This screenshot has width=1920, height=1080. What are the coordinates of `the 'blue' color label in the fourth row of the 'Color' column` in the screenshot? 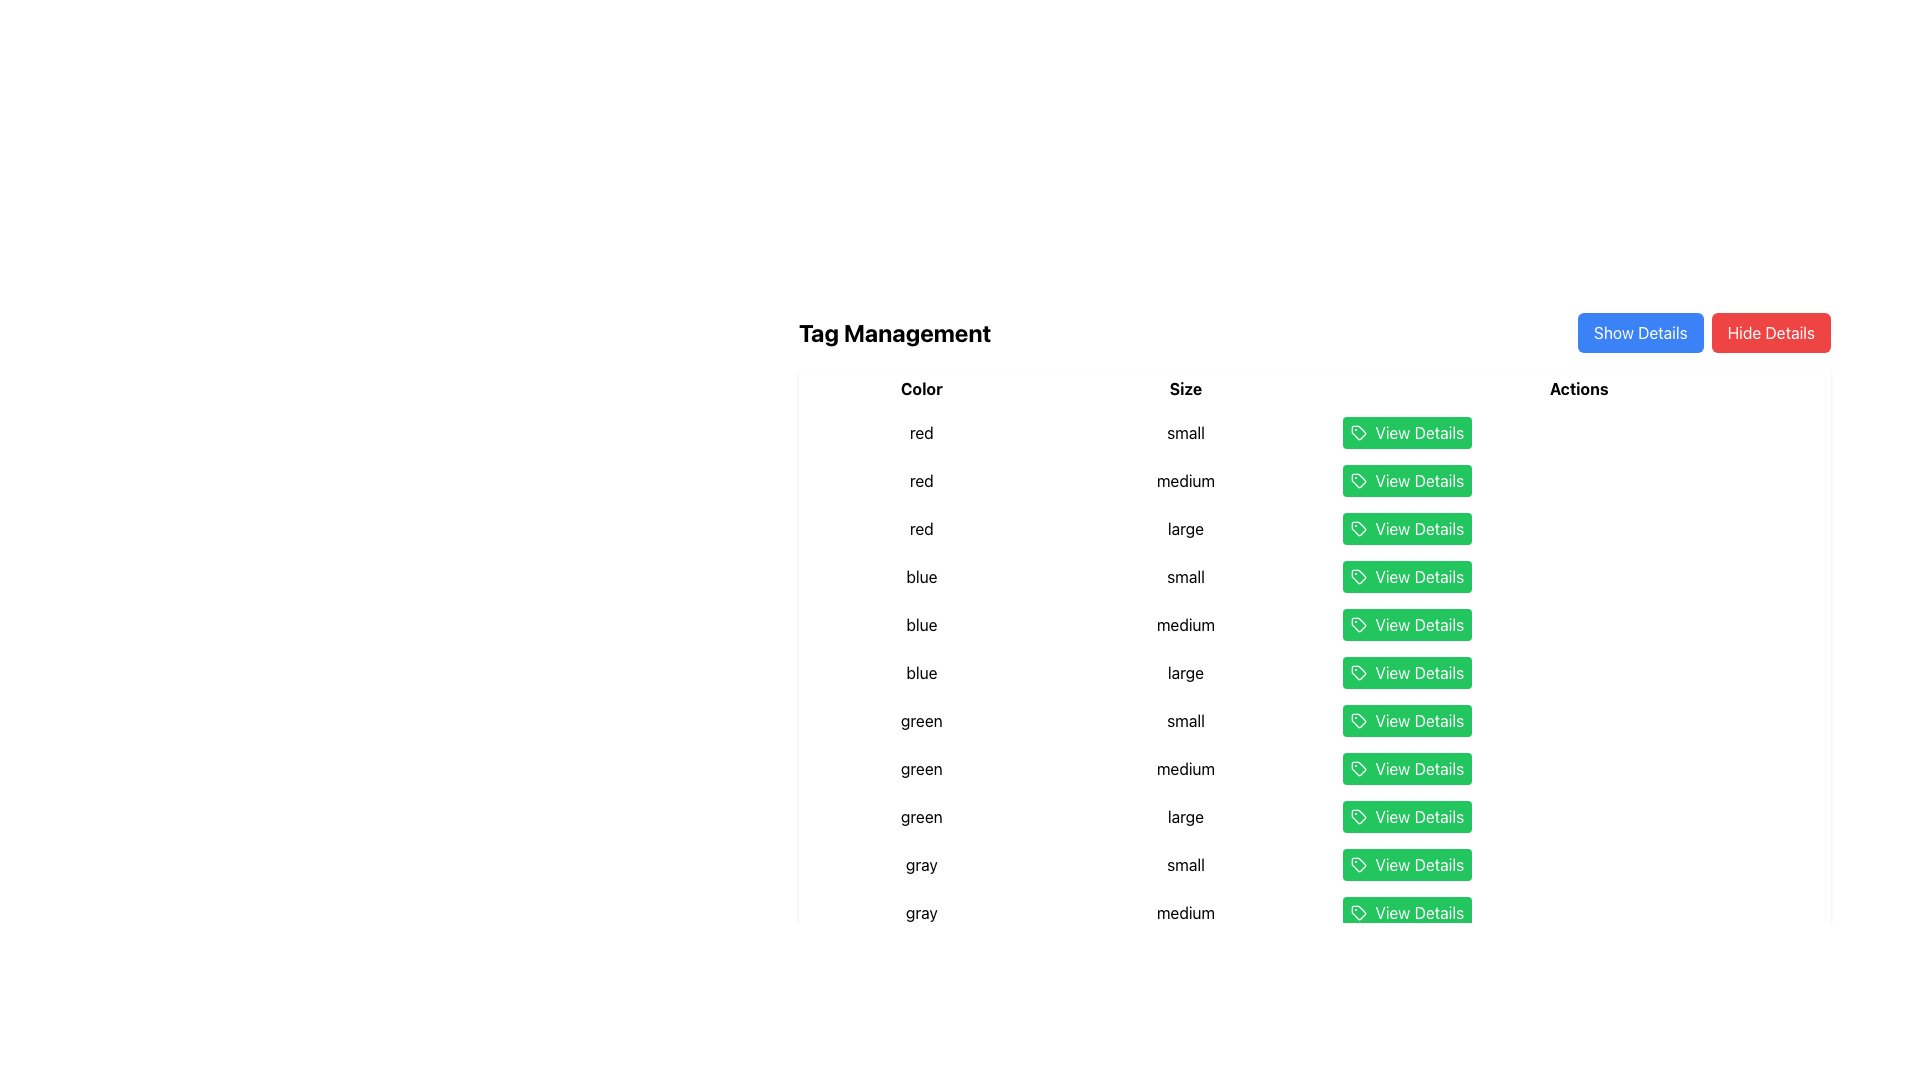 It's located at (920, 577).